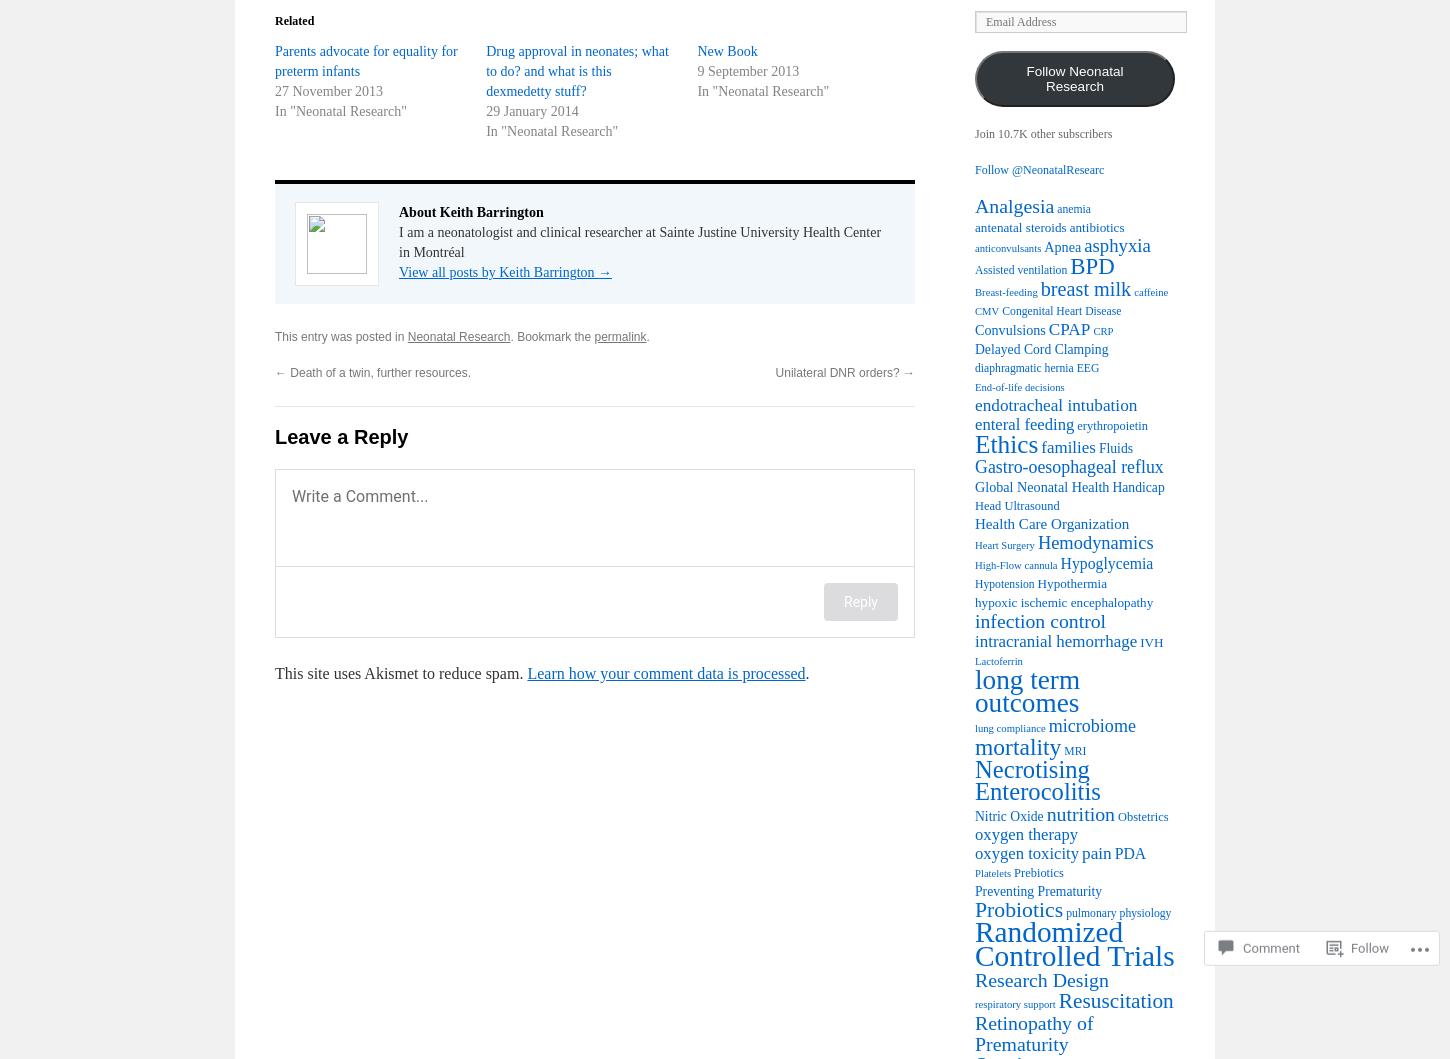  I want to click on 'Death of a twin, further resources.', so click(286, 371).